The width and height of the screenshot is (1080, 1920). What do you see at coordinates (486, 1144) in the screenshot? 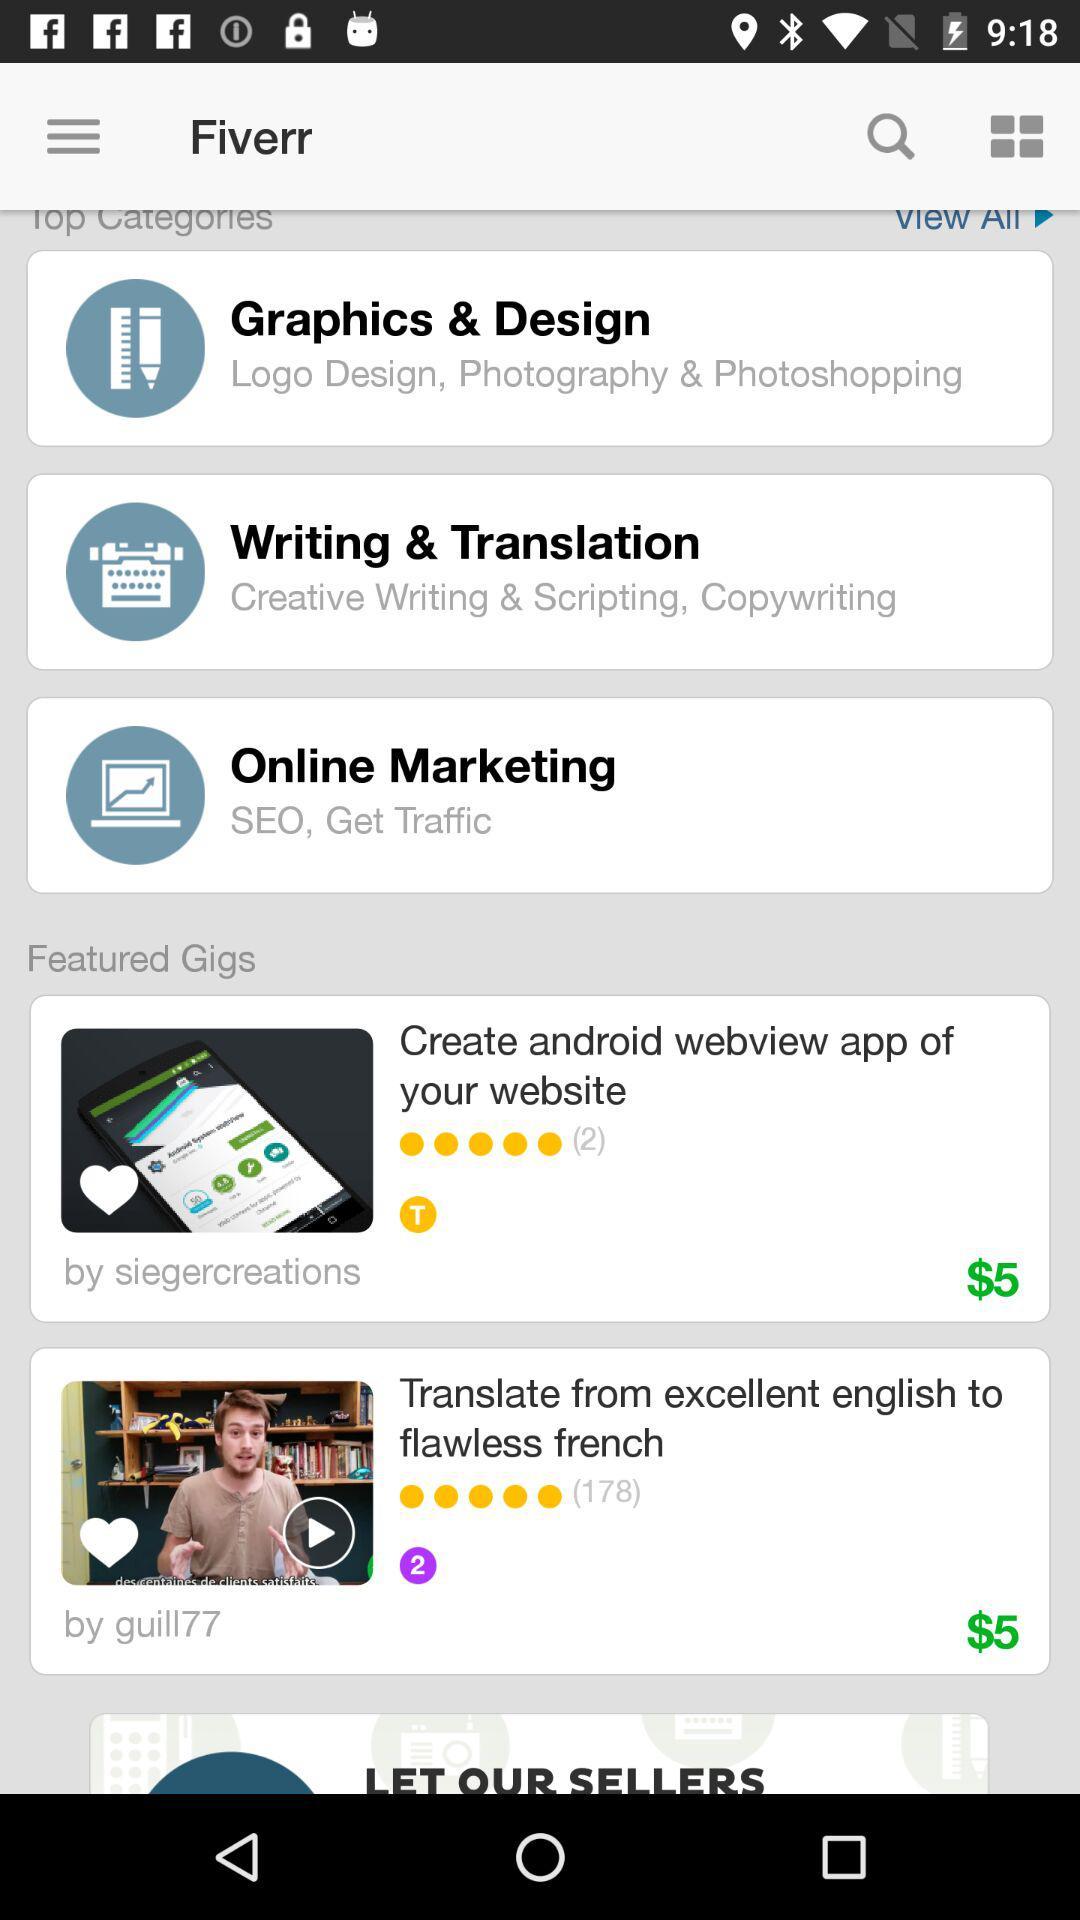
I see `the icon above the translate from excellent` at bounding box center [486, 1144].